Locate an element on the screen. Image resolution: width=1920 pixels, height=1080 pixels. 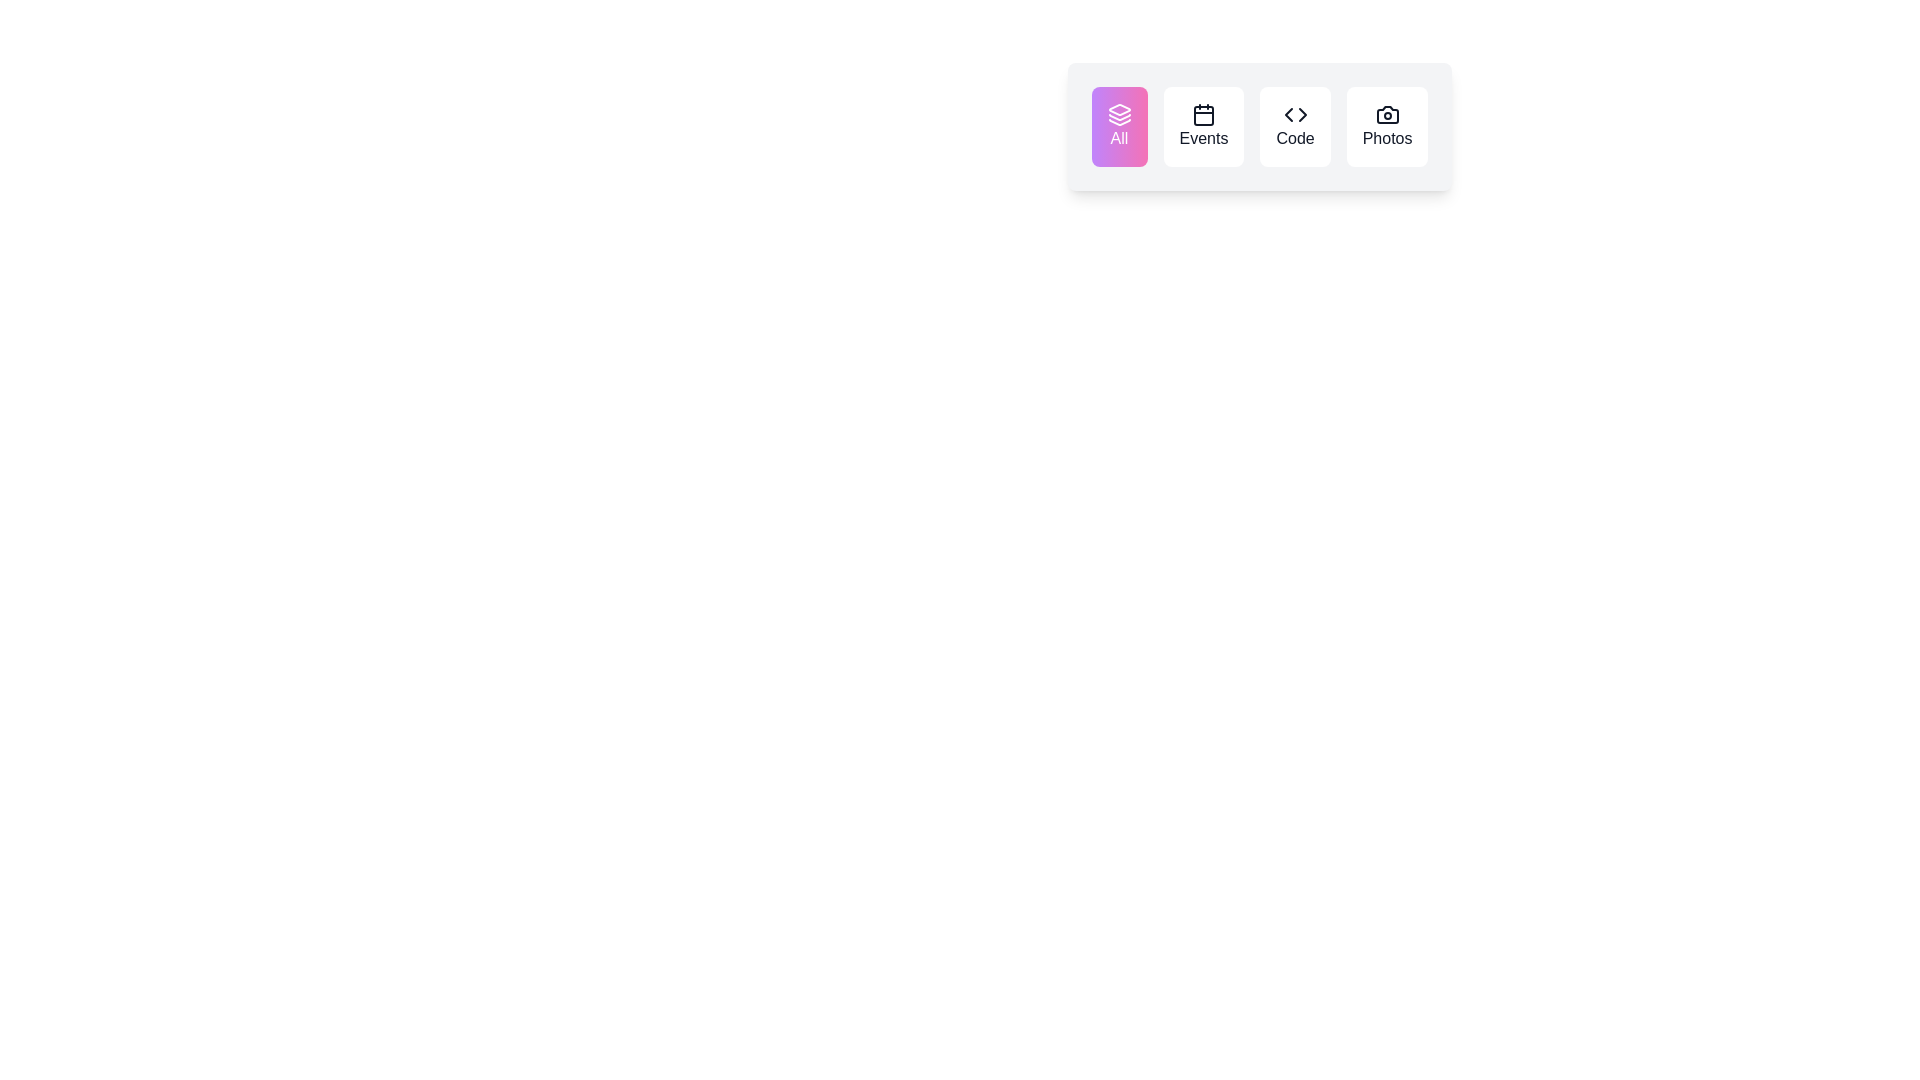
the 'Photos' button, which features a camera icon above the label and is located on the far right of the button group is located at coordinates (1386, 127).